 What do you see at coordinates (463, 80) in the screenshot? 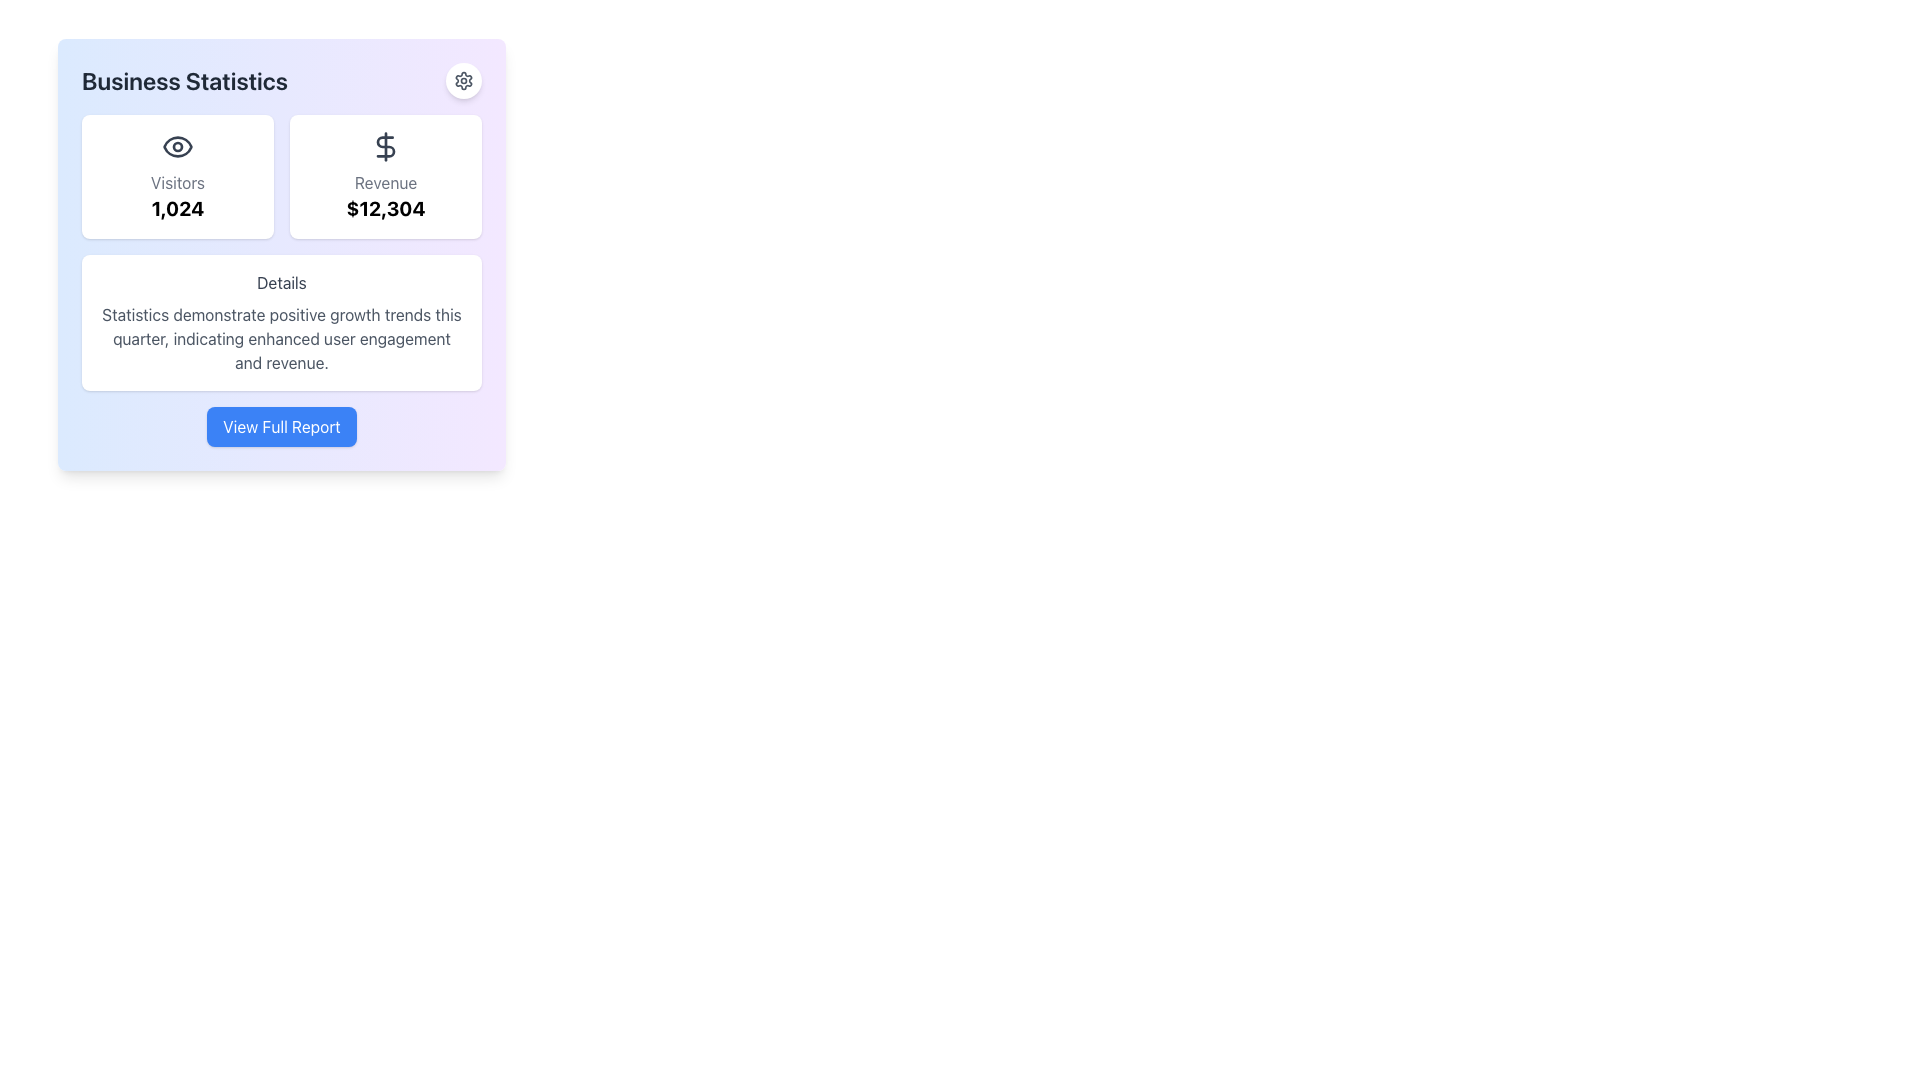
I see `the gear-like icon button in the top-right corner of the 'Business Statistics' card to invoke associated settings` at bounding box center [463, 80].